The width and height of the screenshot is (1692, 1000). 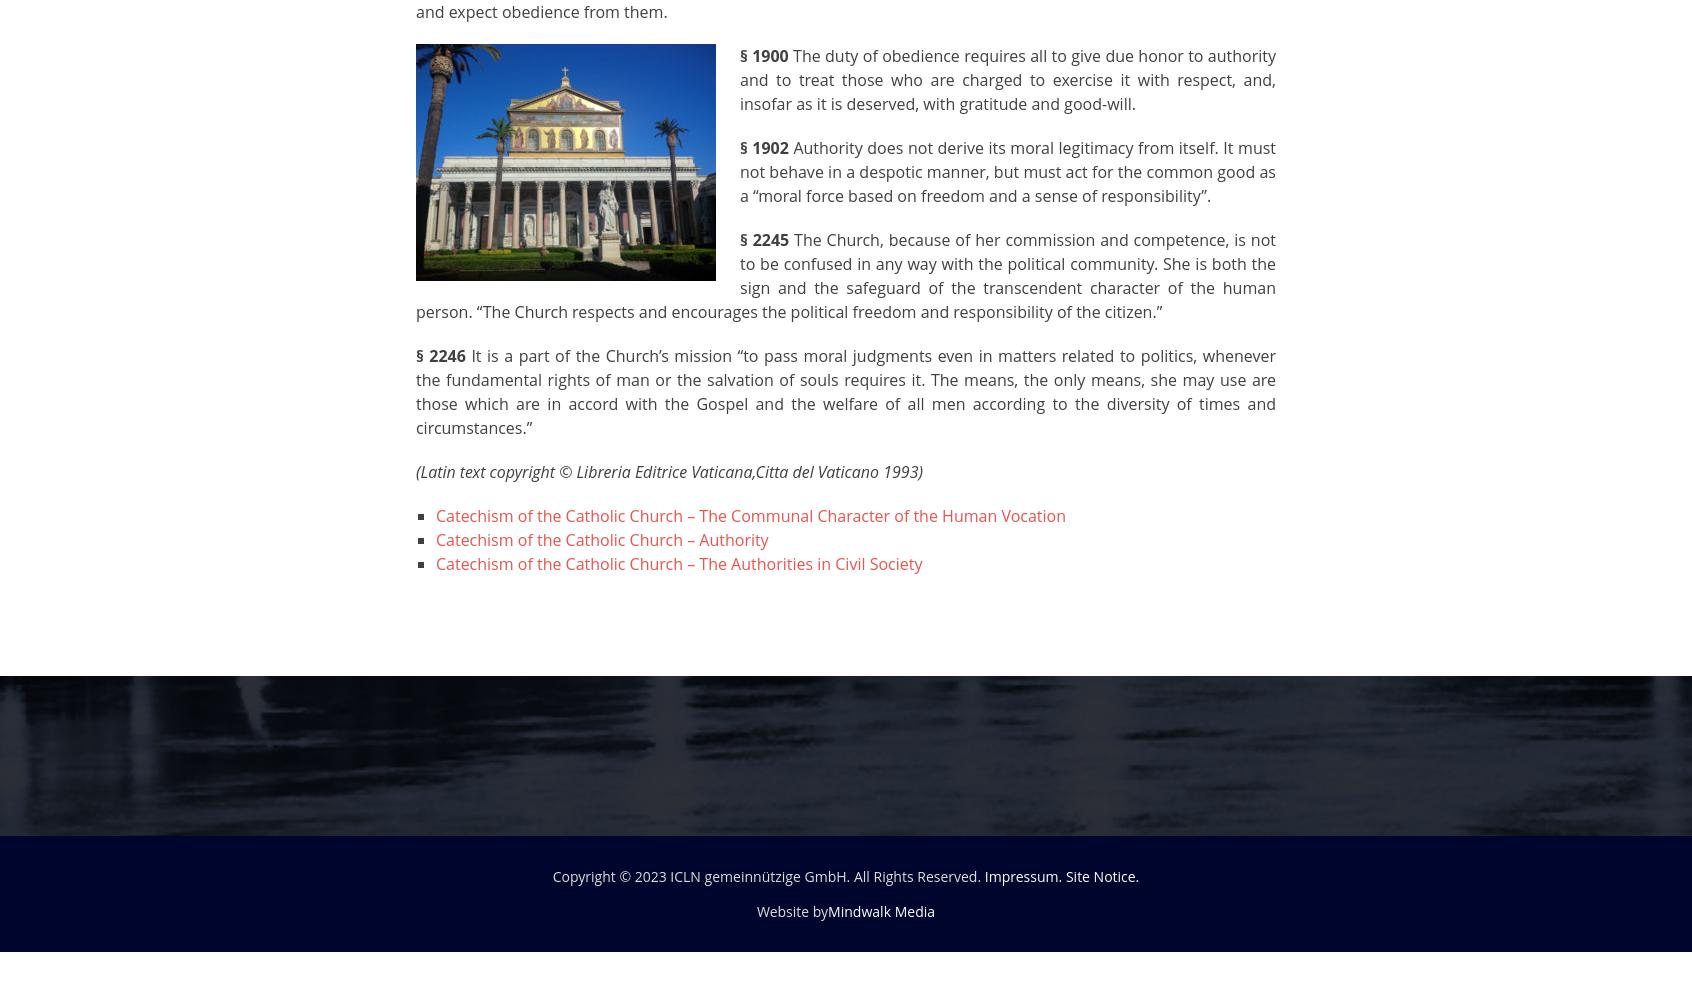 I want to click on '§ 1900', so click(x=762, y=56).